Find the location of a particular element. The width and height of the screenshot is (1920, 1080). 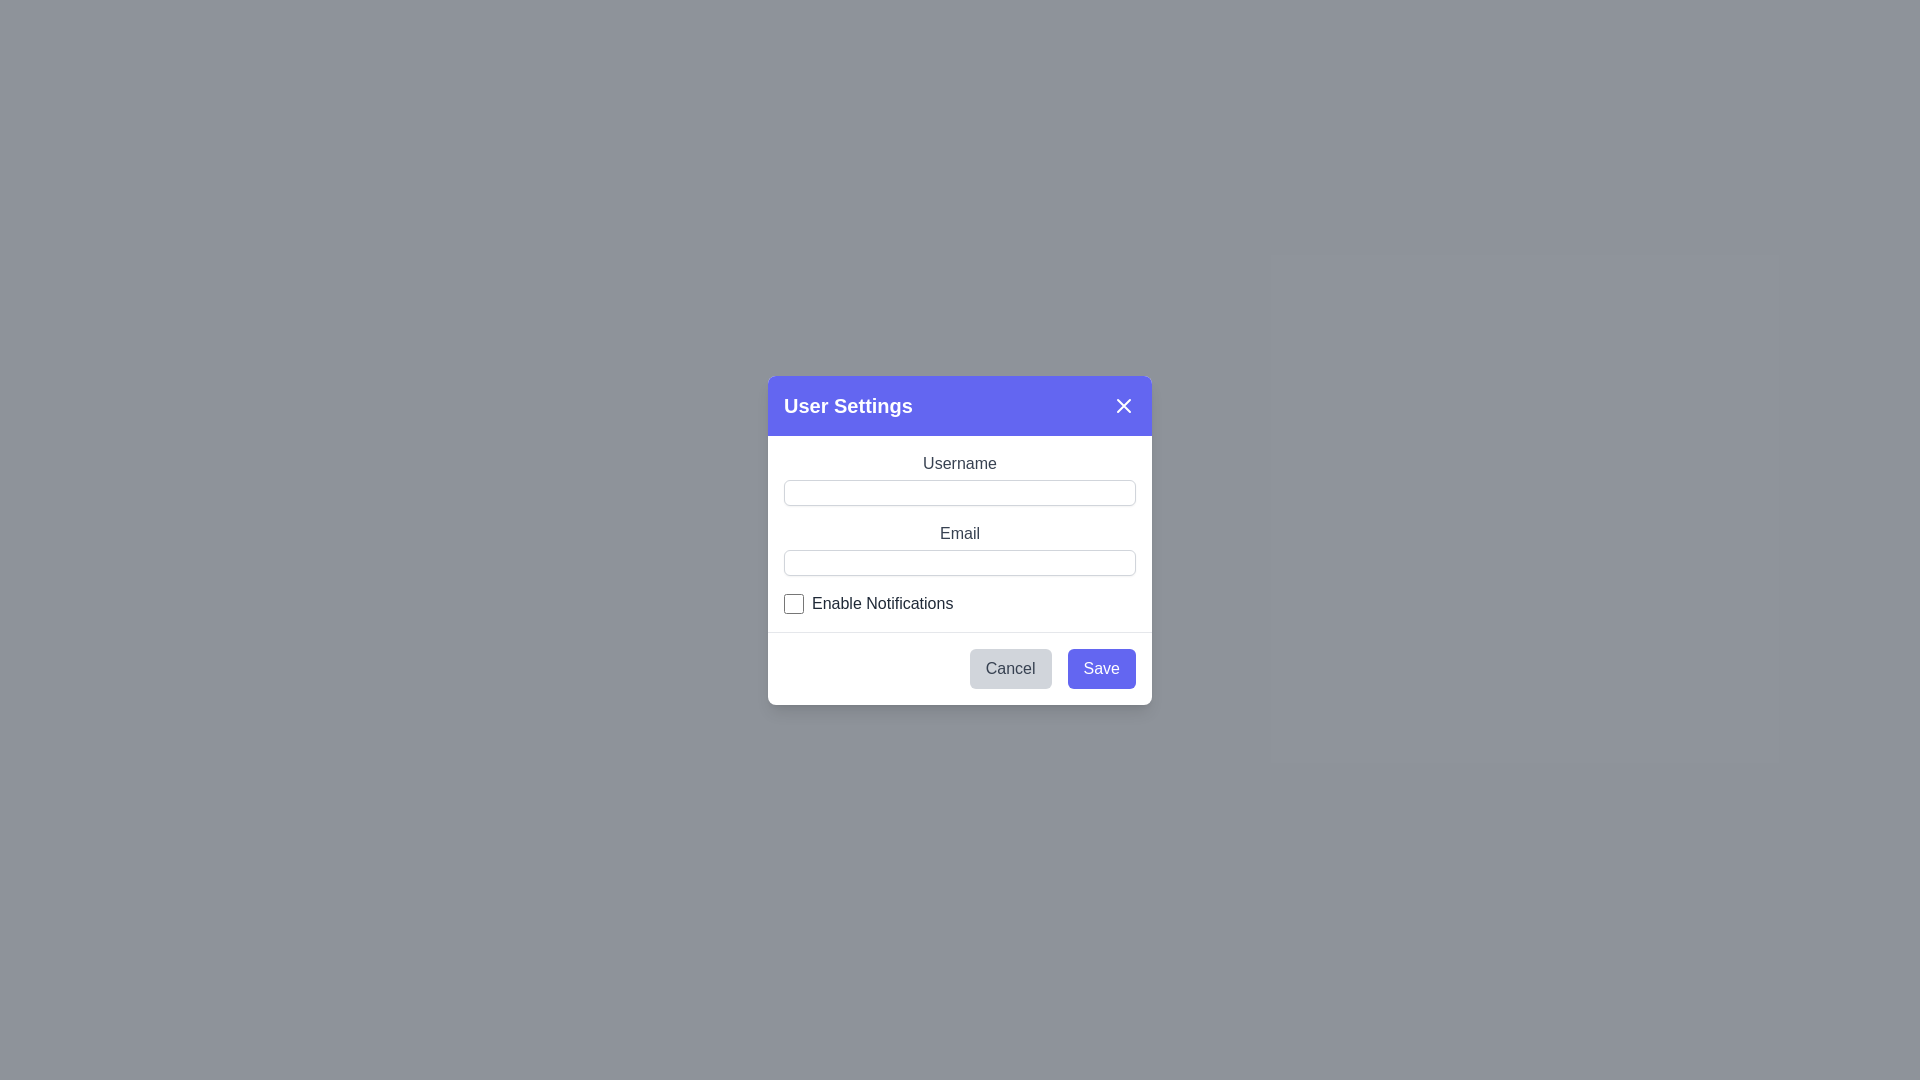

the 'Enable Notifications' label, which is styled in dark gray and positioned next to the checkbox in the user settings modal is located at coordinates (881, 602).